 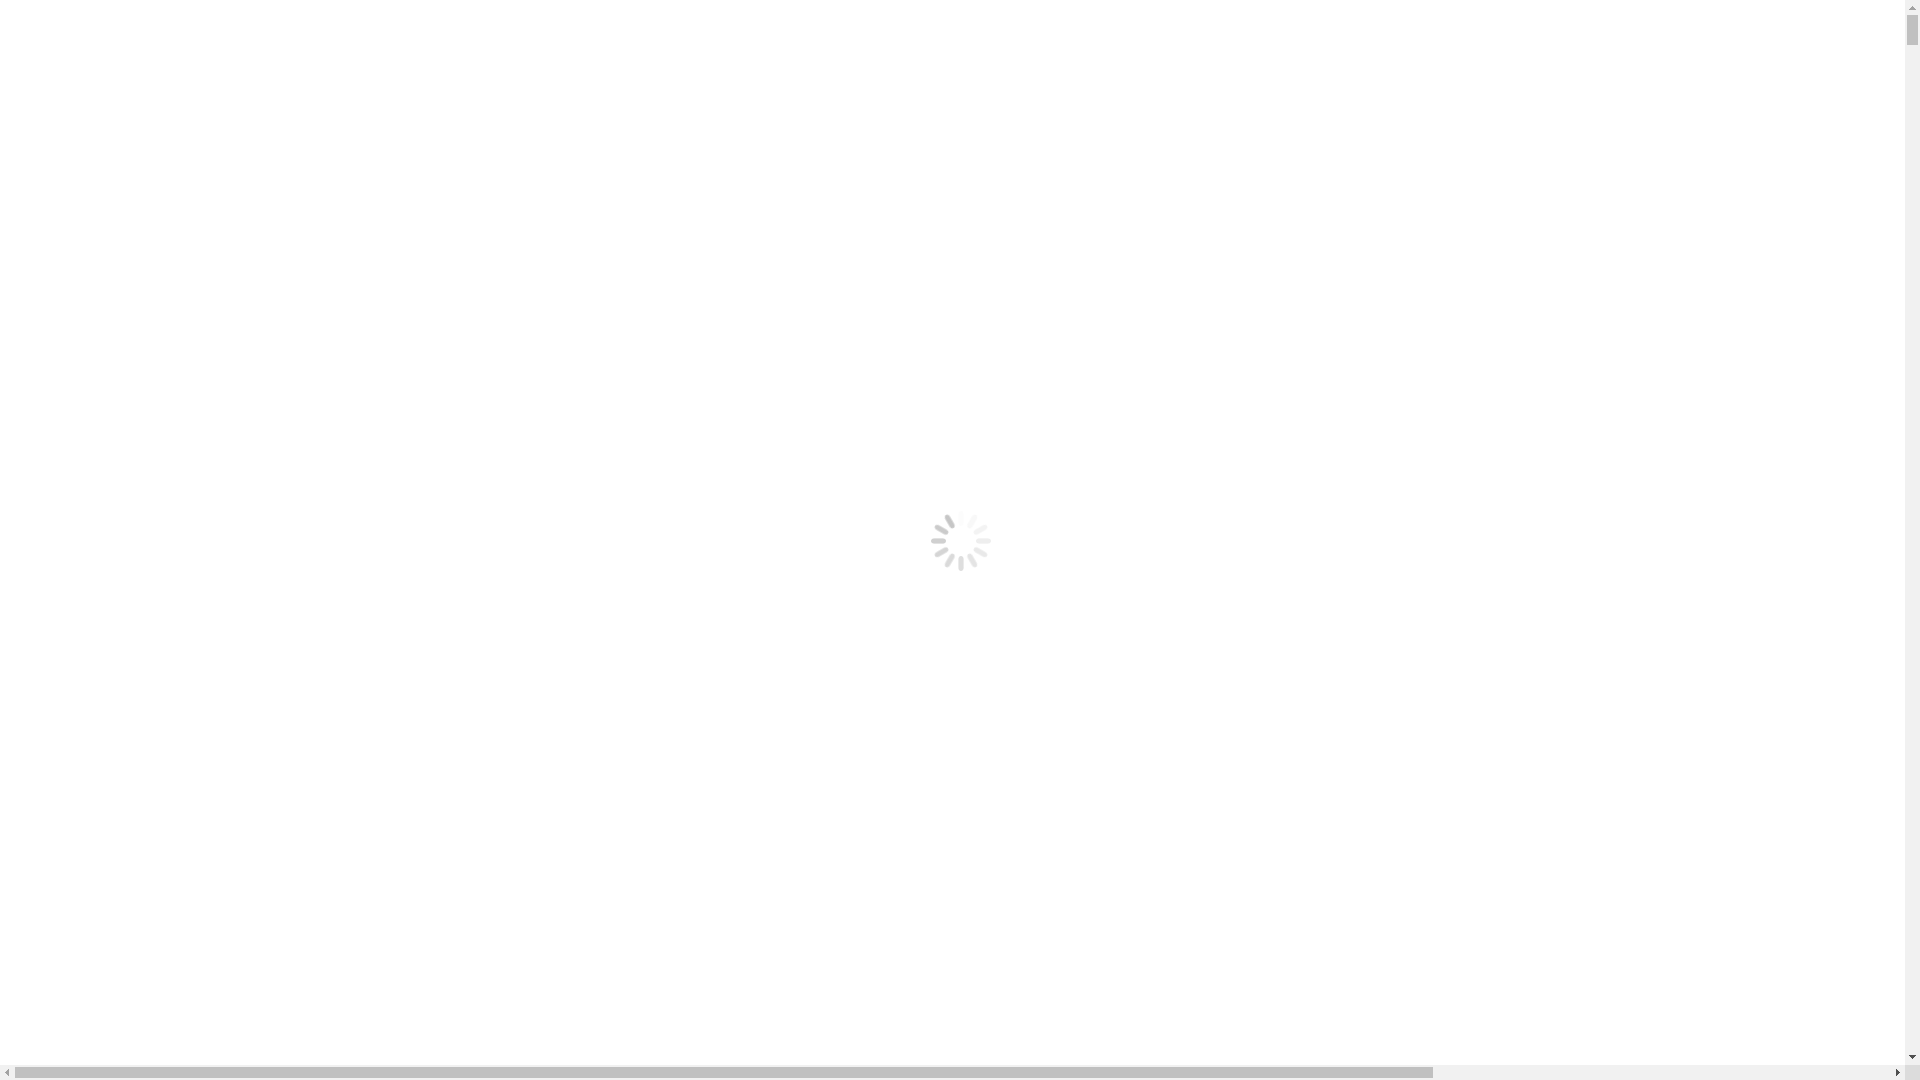 I want to click on 'Home', so click(x=67, y=163).